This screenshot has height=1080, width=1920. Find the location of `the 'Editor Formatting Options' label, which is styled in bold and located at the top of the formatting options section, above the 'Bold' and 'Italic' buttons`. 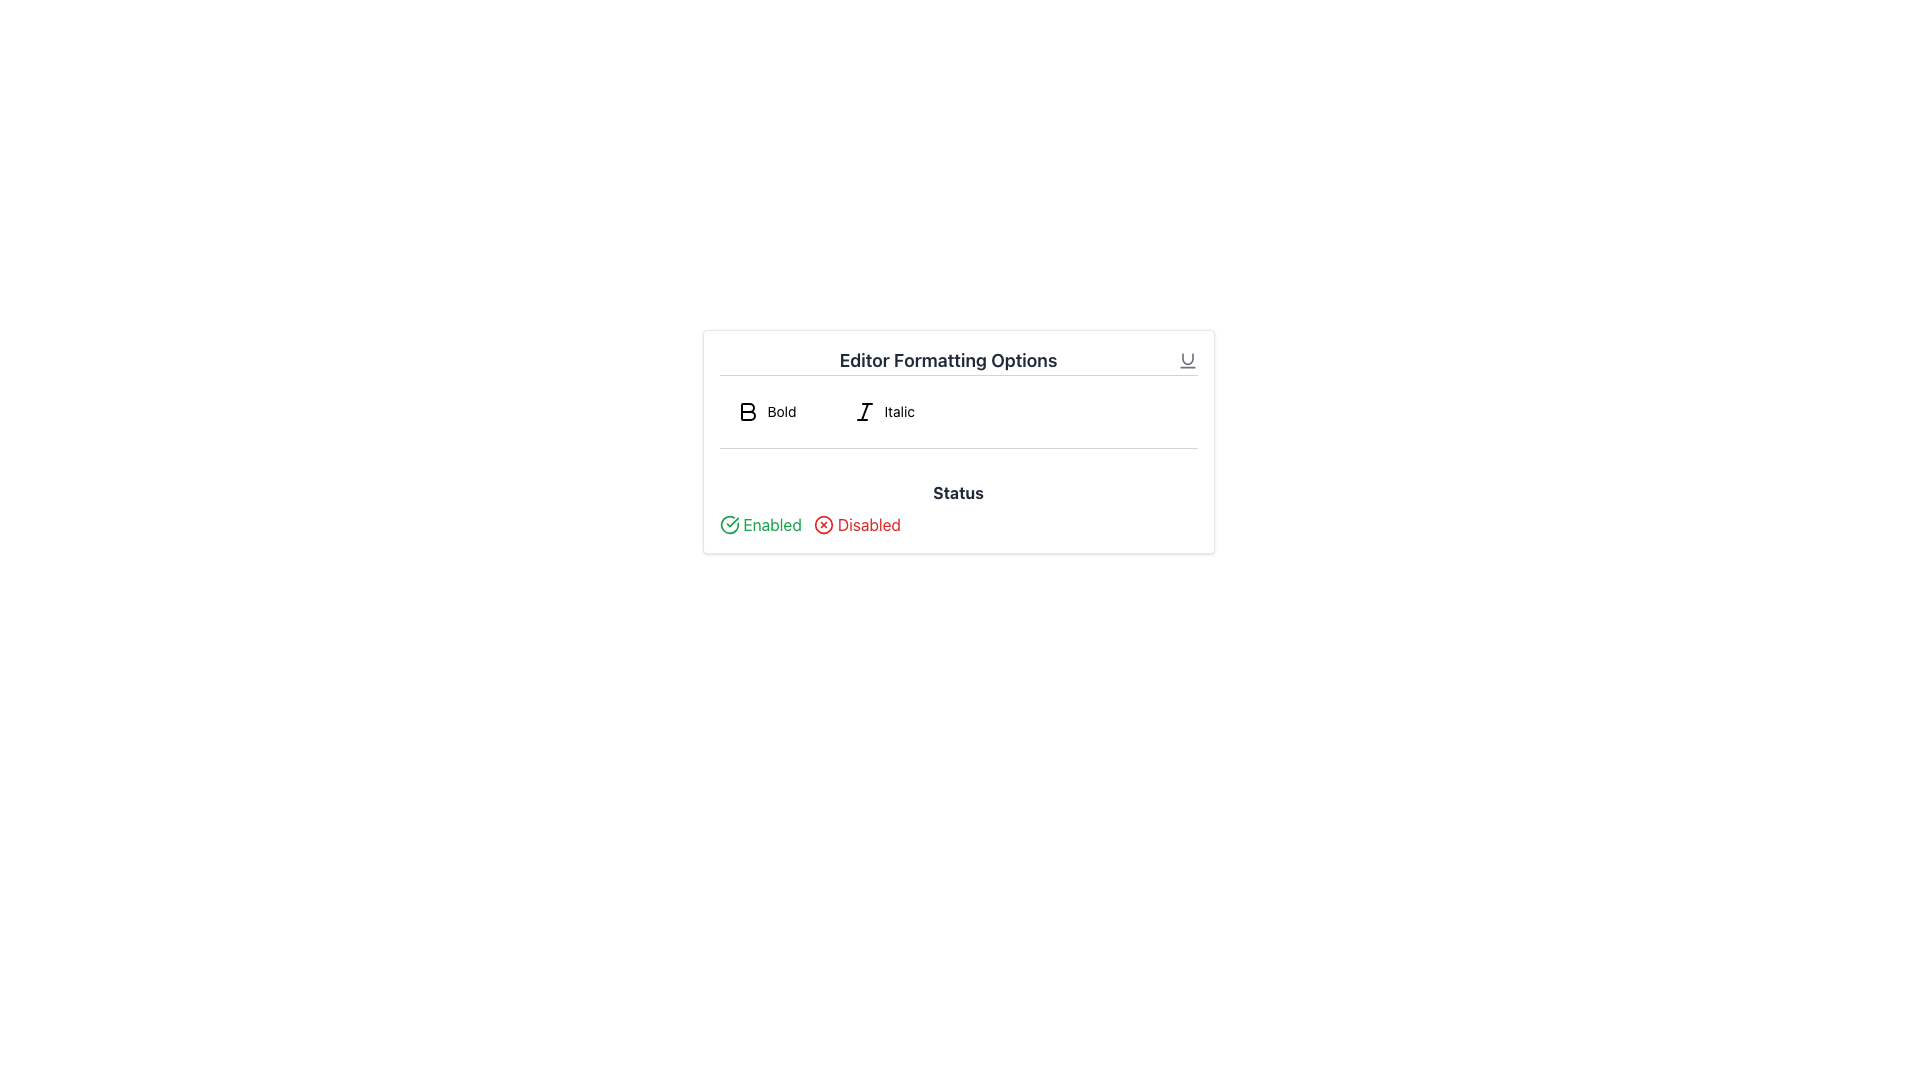

the 'Editor Formatting Options' label, which is styled in bold and located at the top of the formatting options section, above the 'Bold' and 'Italic' buttons is located at coordinates (957, 361).